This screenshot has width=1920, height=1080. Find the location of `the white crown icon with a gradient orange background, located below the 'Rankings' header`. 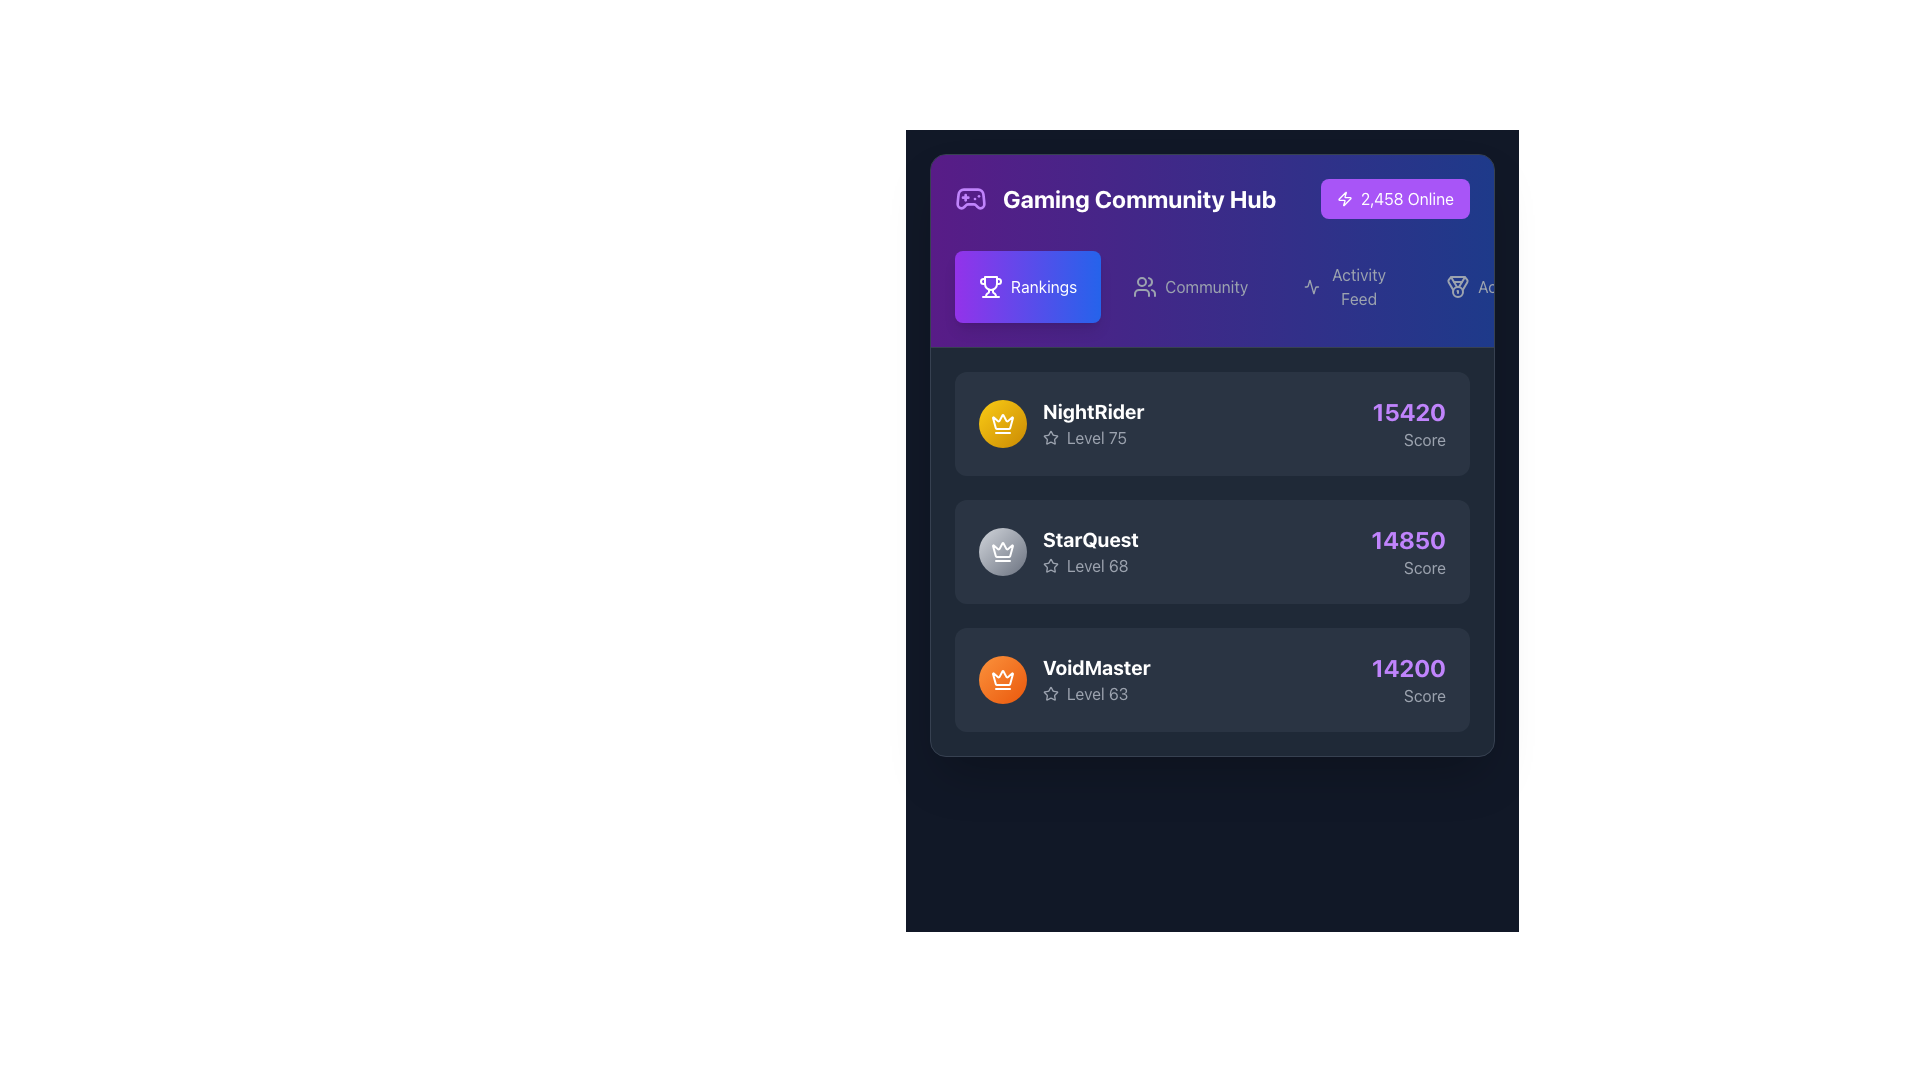

the white crown icon with a gradient orange background, located below the 'Rankings' header is located at coordinates (1003, 678).